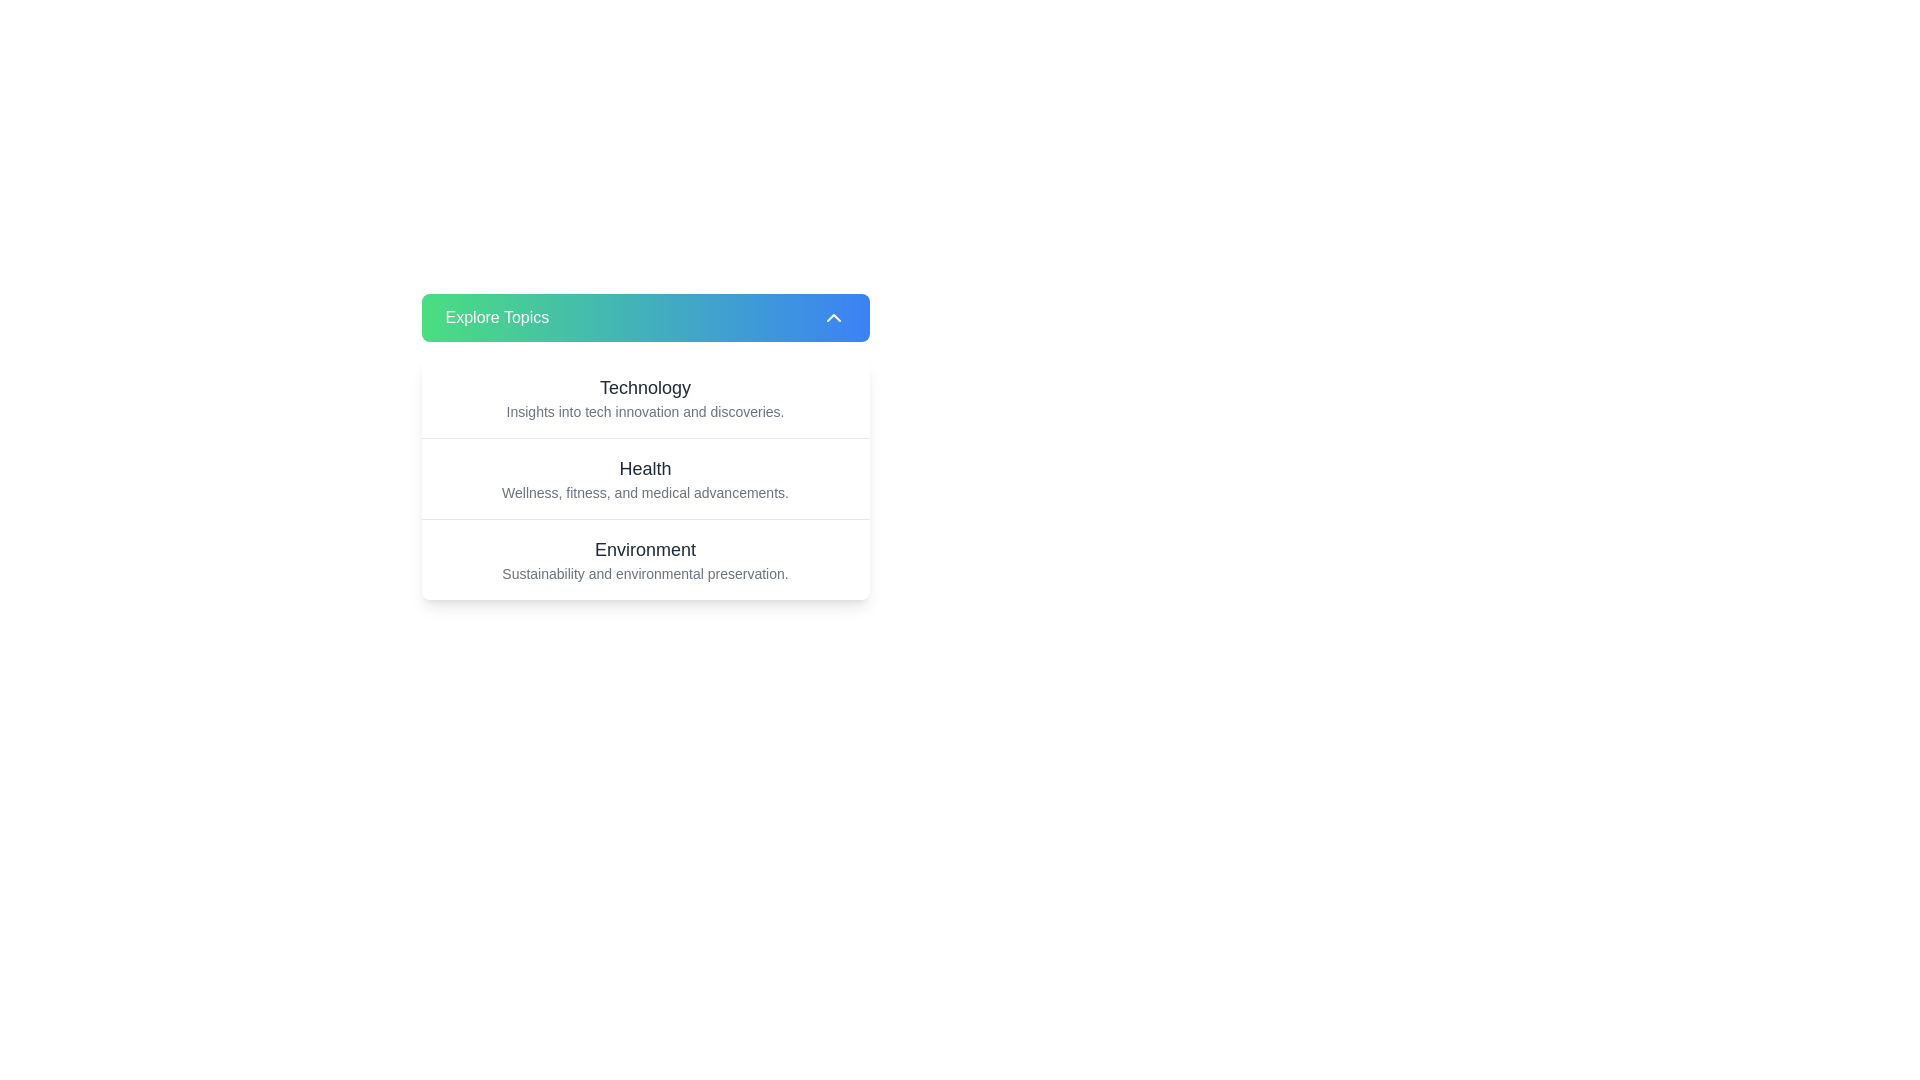 This screenshot has height=1080, width=1920. What do you see at coordinates (645, 446) in the screenshot?
I see `to select the 'Health' category from the second item in the vertical list within the 'Explore Topics' panel` at bounding box center [645, 446].